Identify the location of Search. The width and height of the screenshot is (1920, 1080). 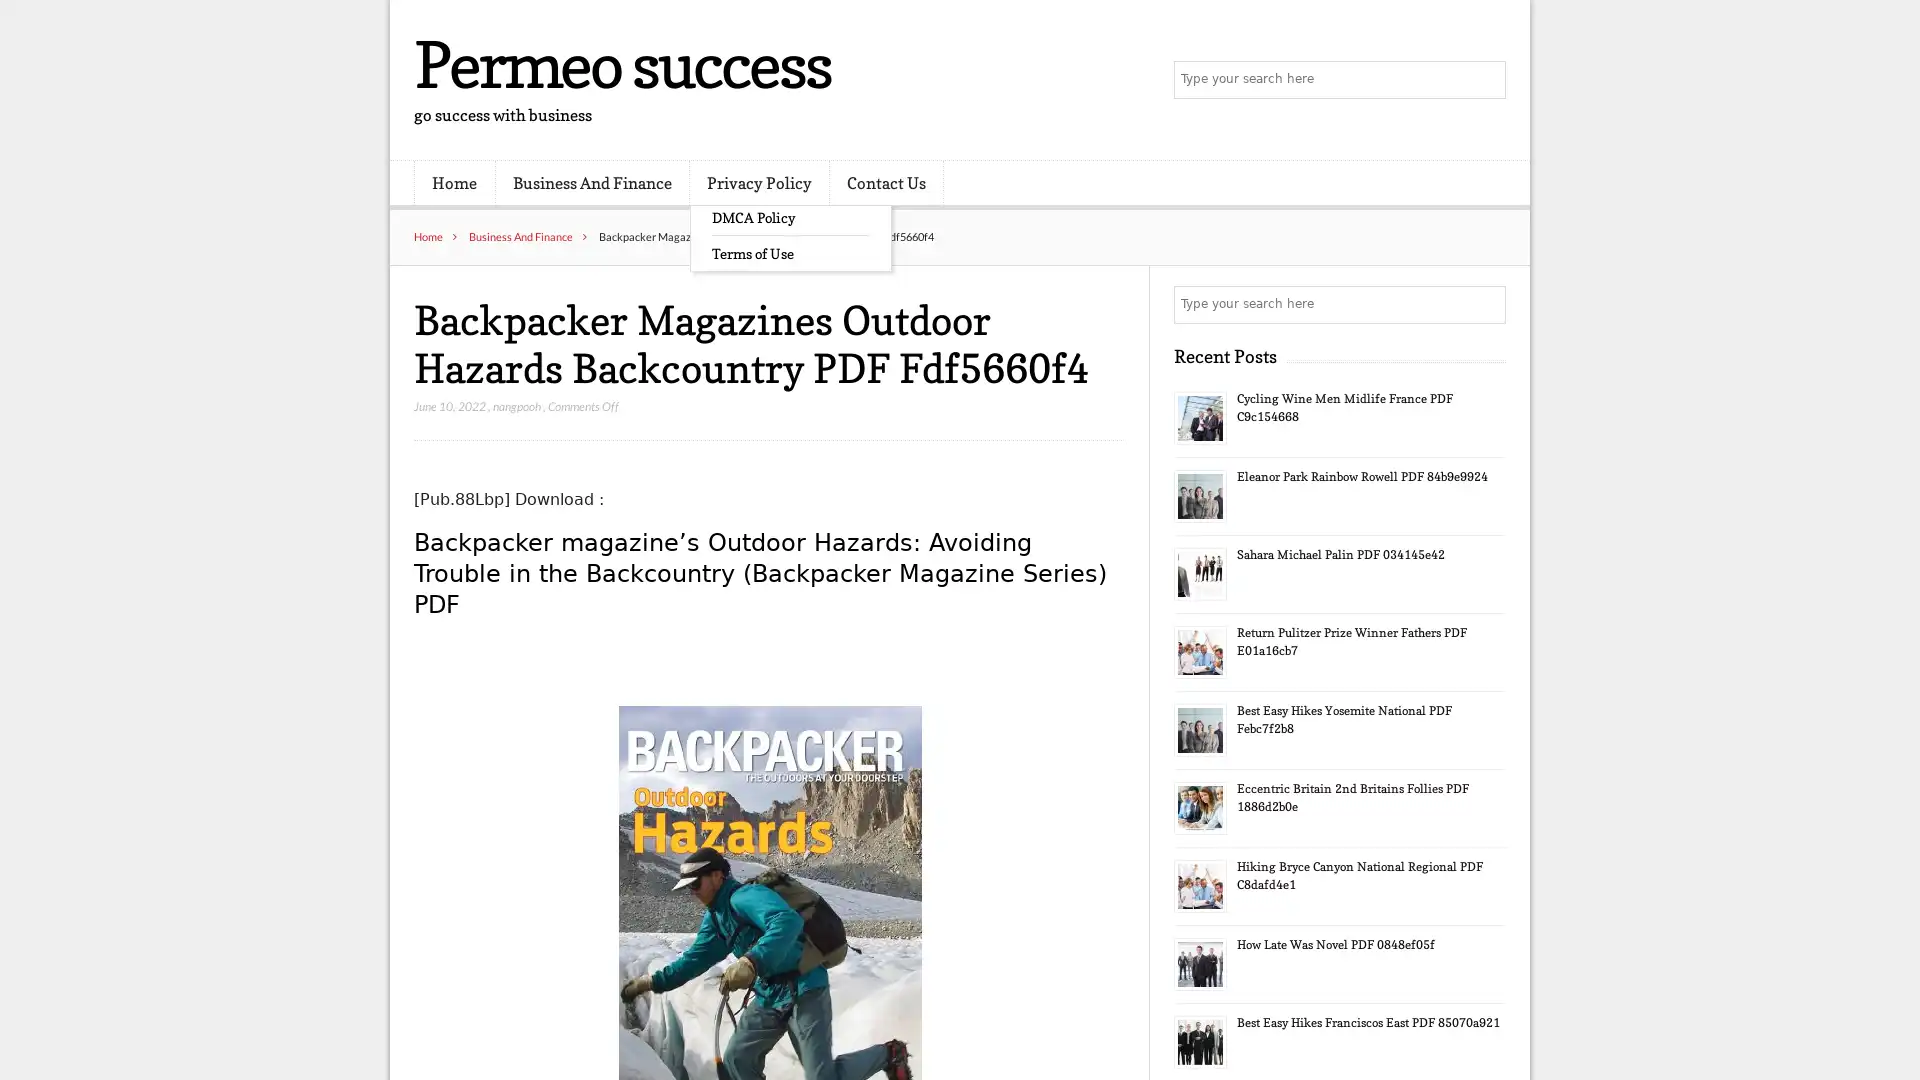
(1485, 304).